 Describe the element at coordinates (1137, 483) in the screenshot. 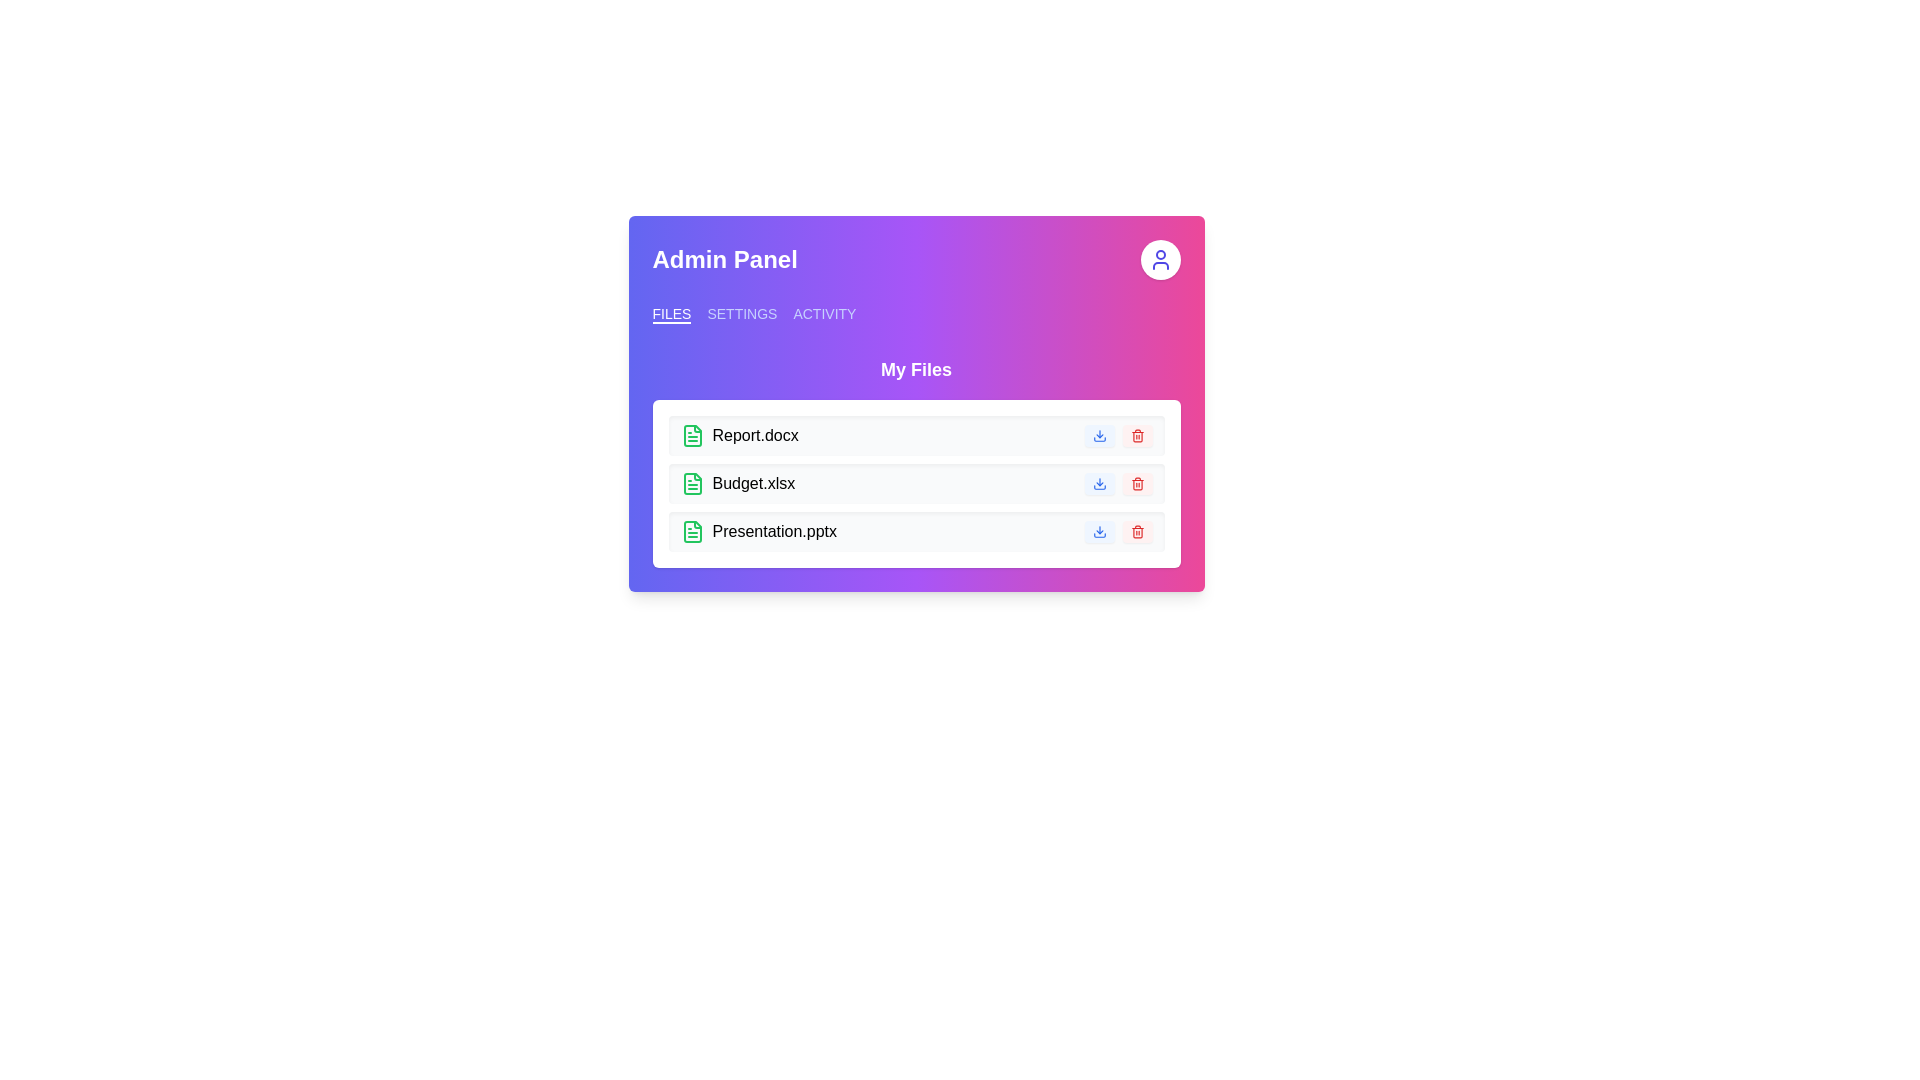

I see `the small button with a red trash can icon located to the right of the blue download button for the file 'Budget.xlsx' to change its shade` at that location.